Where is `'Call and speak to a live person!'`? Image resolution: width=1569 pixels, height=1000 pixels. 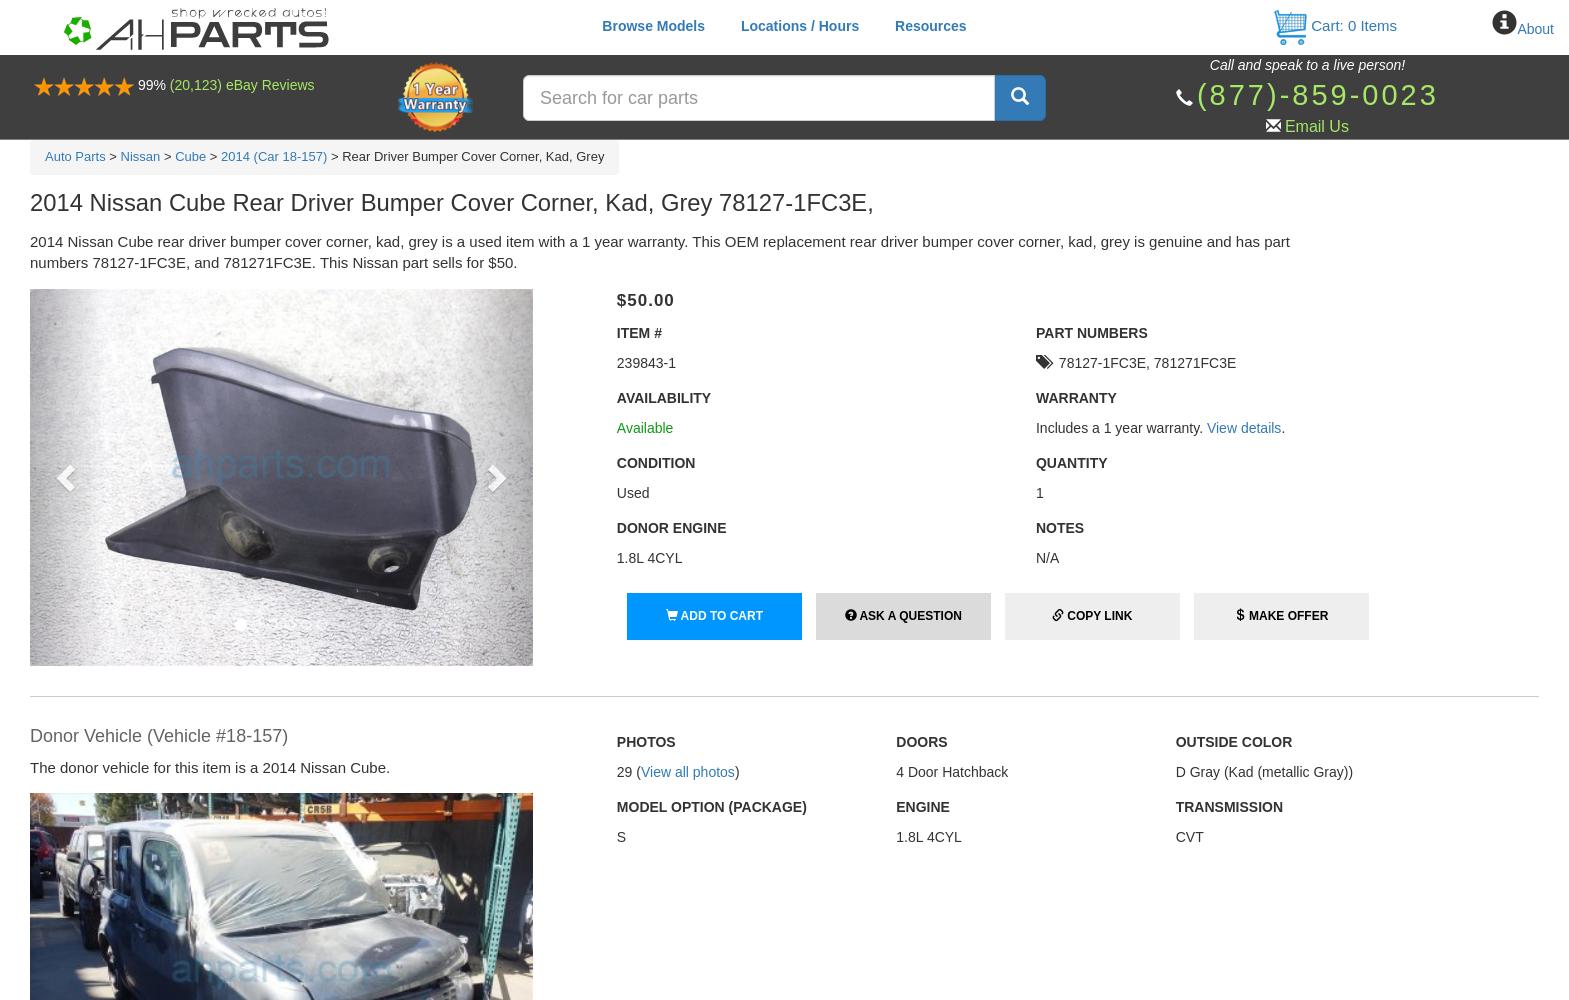 'Call and speak to a live person!' is located at coordinates (1209, 64).